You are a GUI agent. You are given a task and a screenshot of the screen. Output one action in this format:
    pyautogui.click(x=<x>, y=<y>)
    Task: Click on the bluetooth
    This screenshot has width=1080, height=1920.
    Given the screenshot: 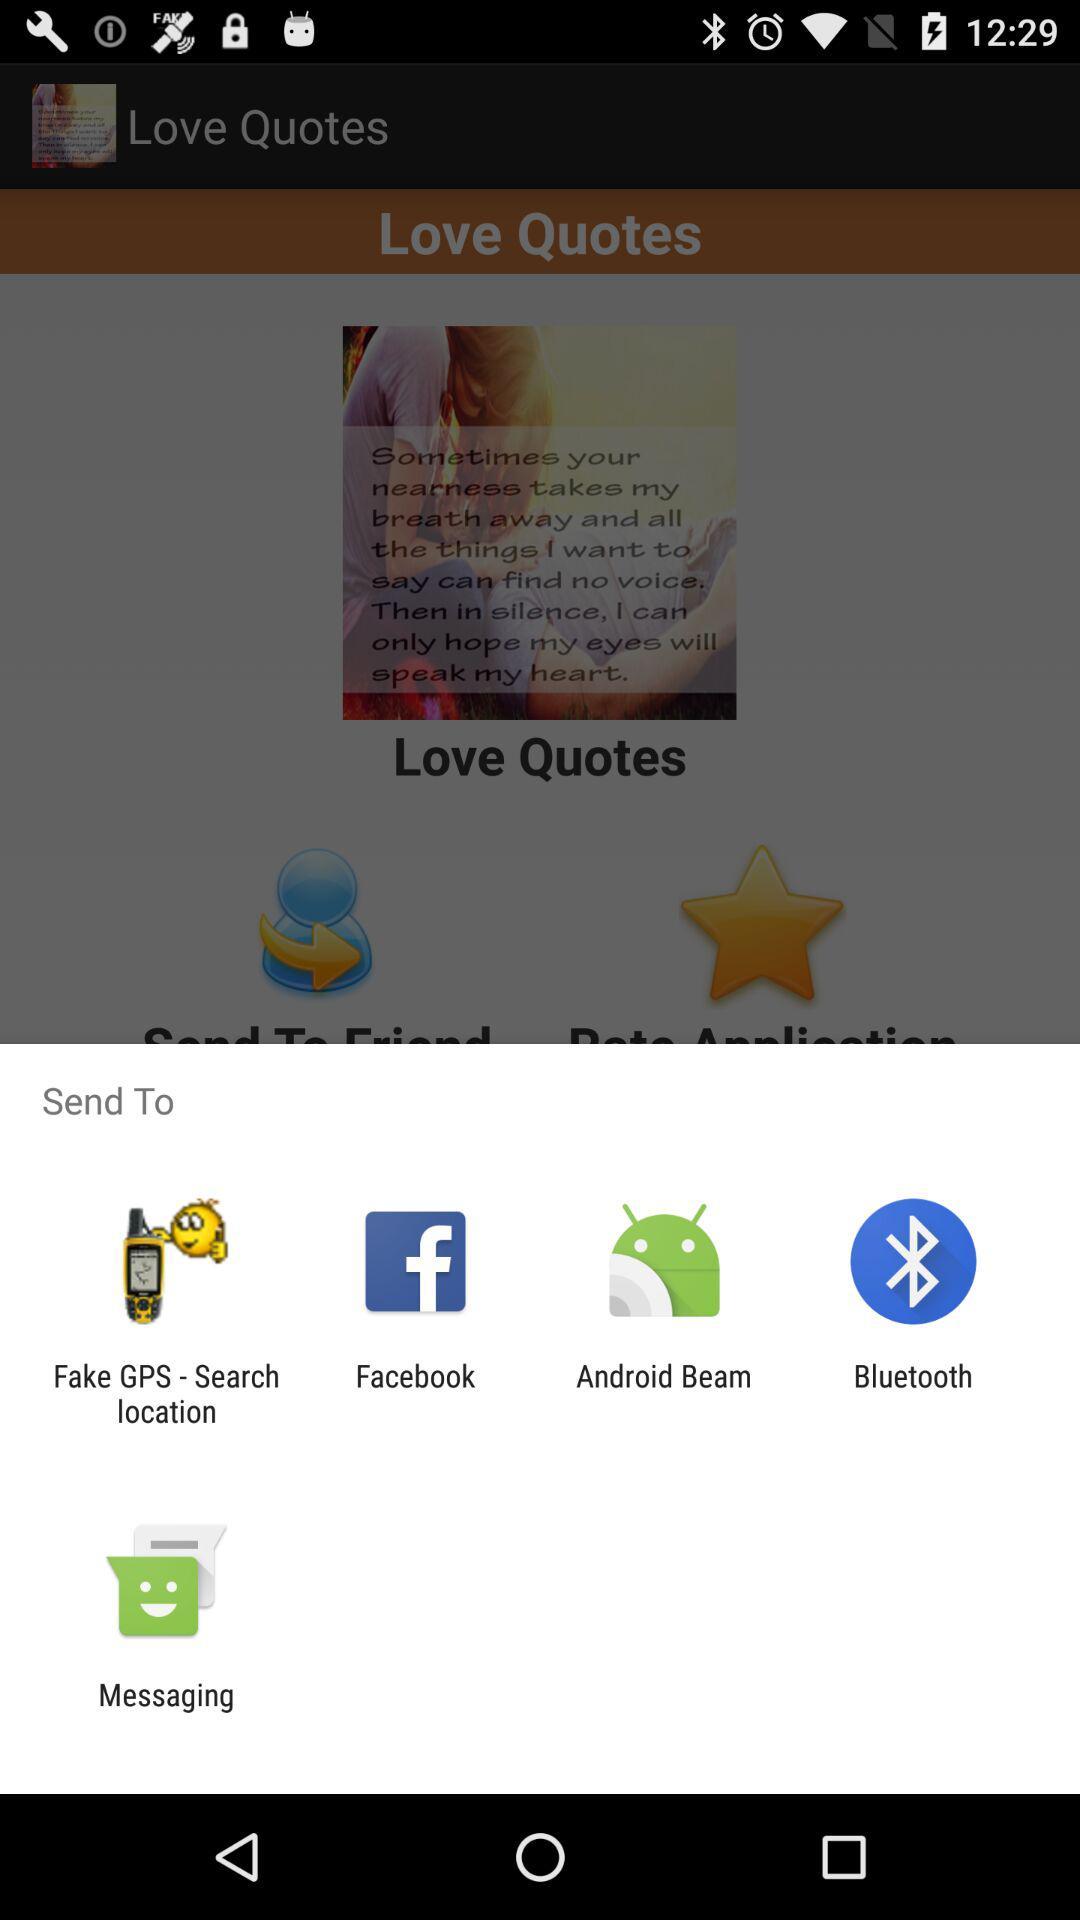 What is the action you would take?
    pyautogui.click(x=913, y=1392)
    